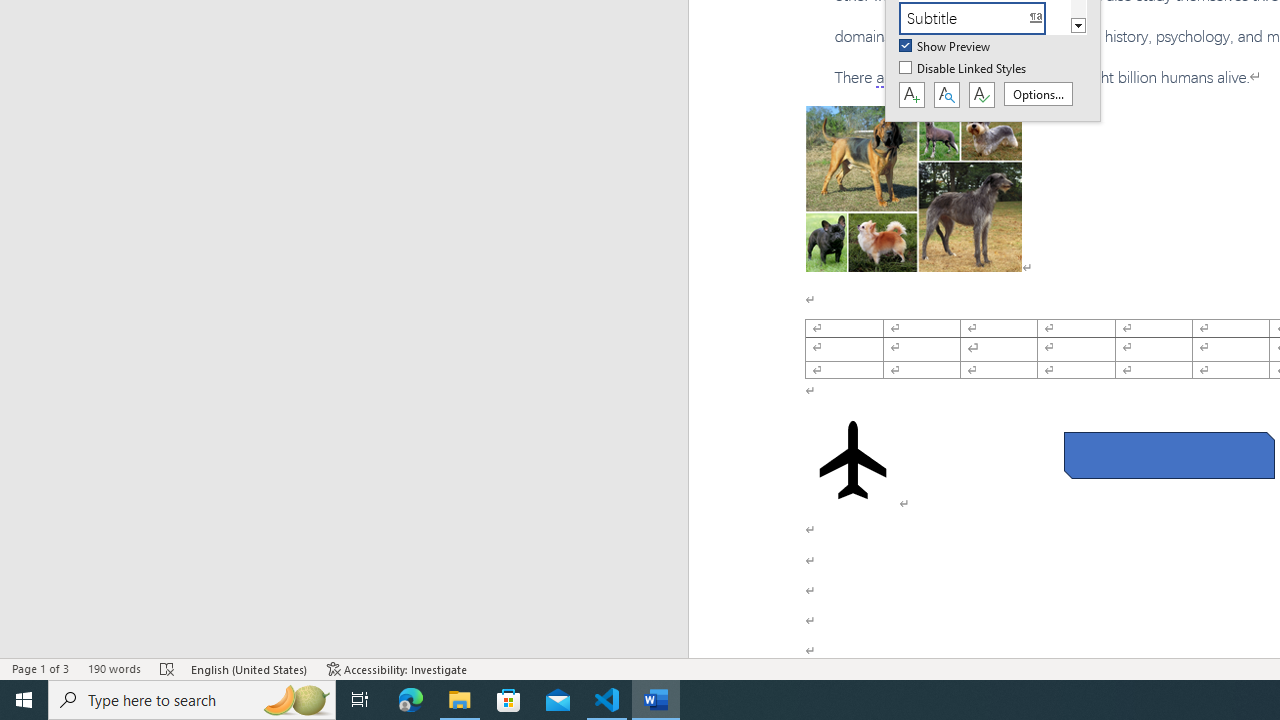  Describe the element at coordinates (981, 95) in the screenshot. I see `'Class: NetUIButton'` at that location.